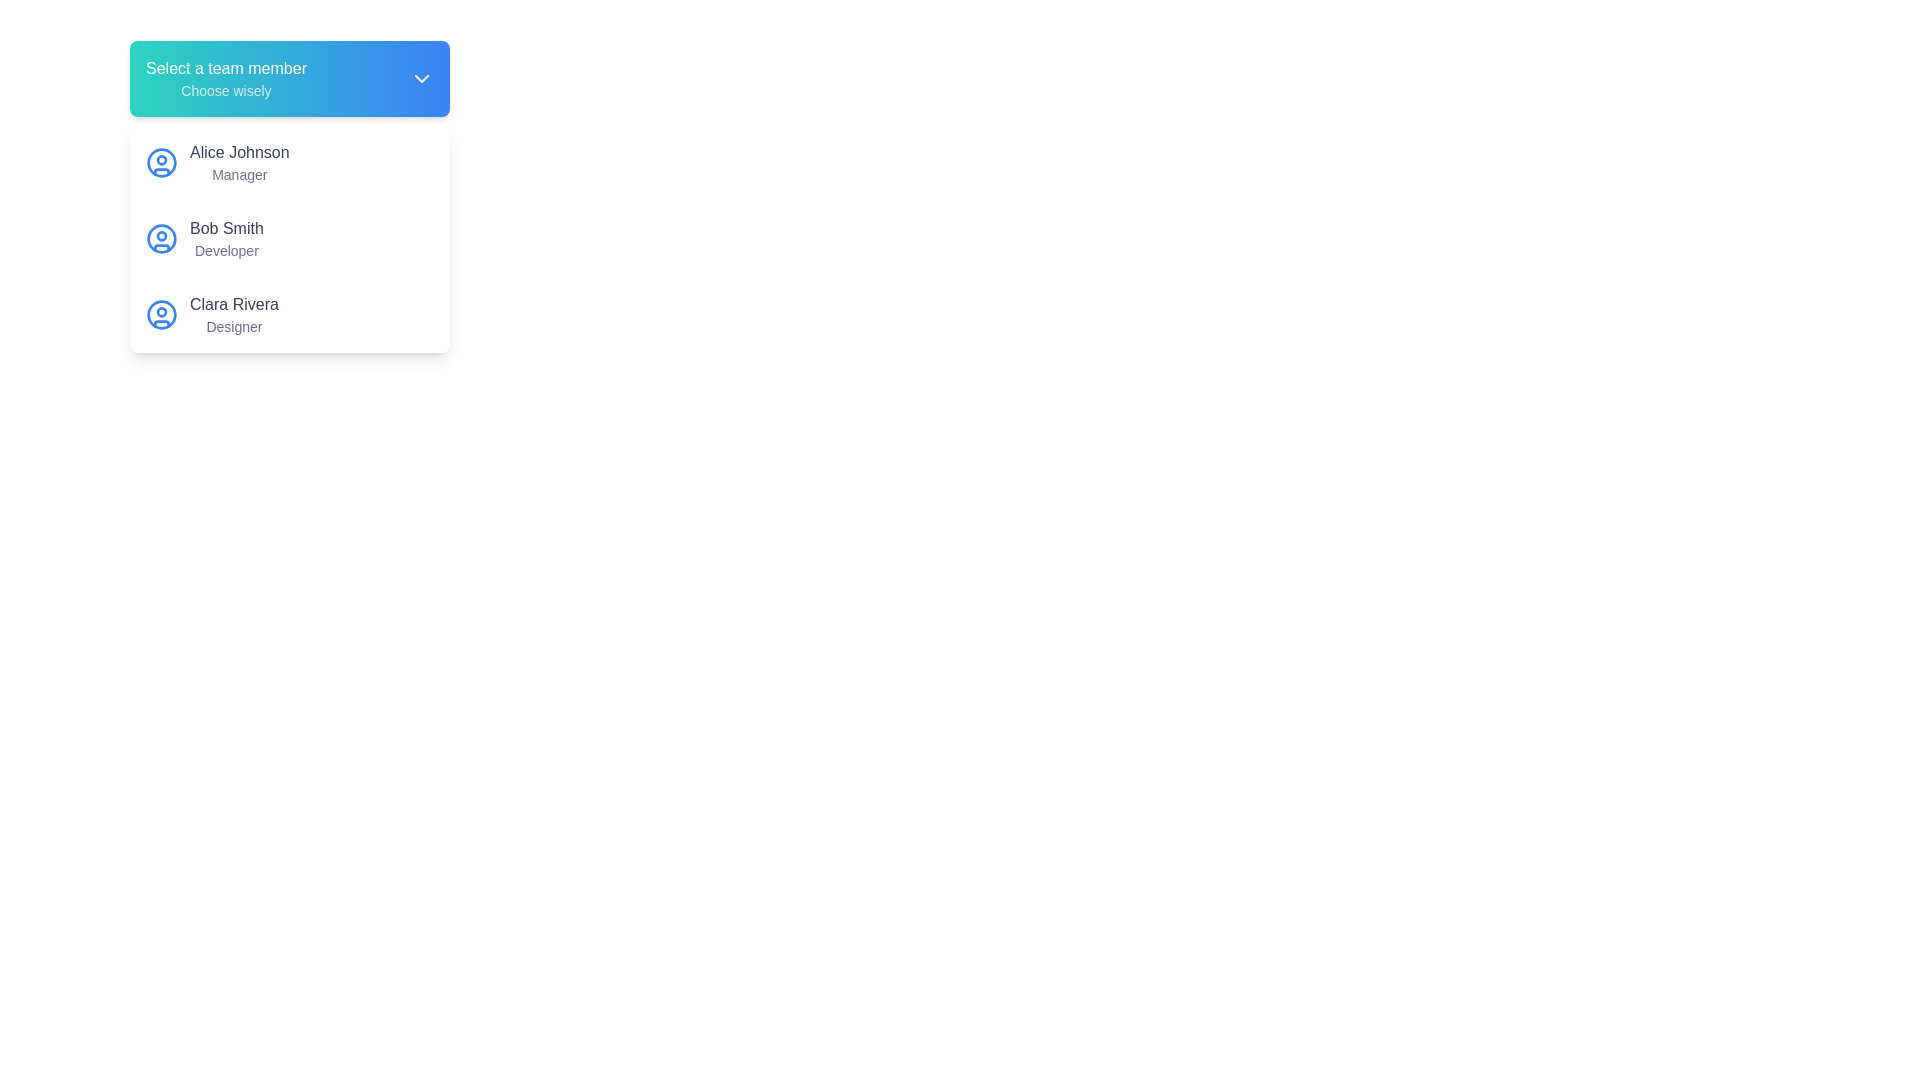 This screenshot has width=1920, height=1080. What do you see at coordinates (226, 77) in the screenshot?
I see `the text label 'Select a team member' with a colorful gradient background, which is part of a dropdown button` at bounding box center [226, 77].